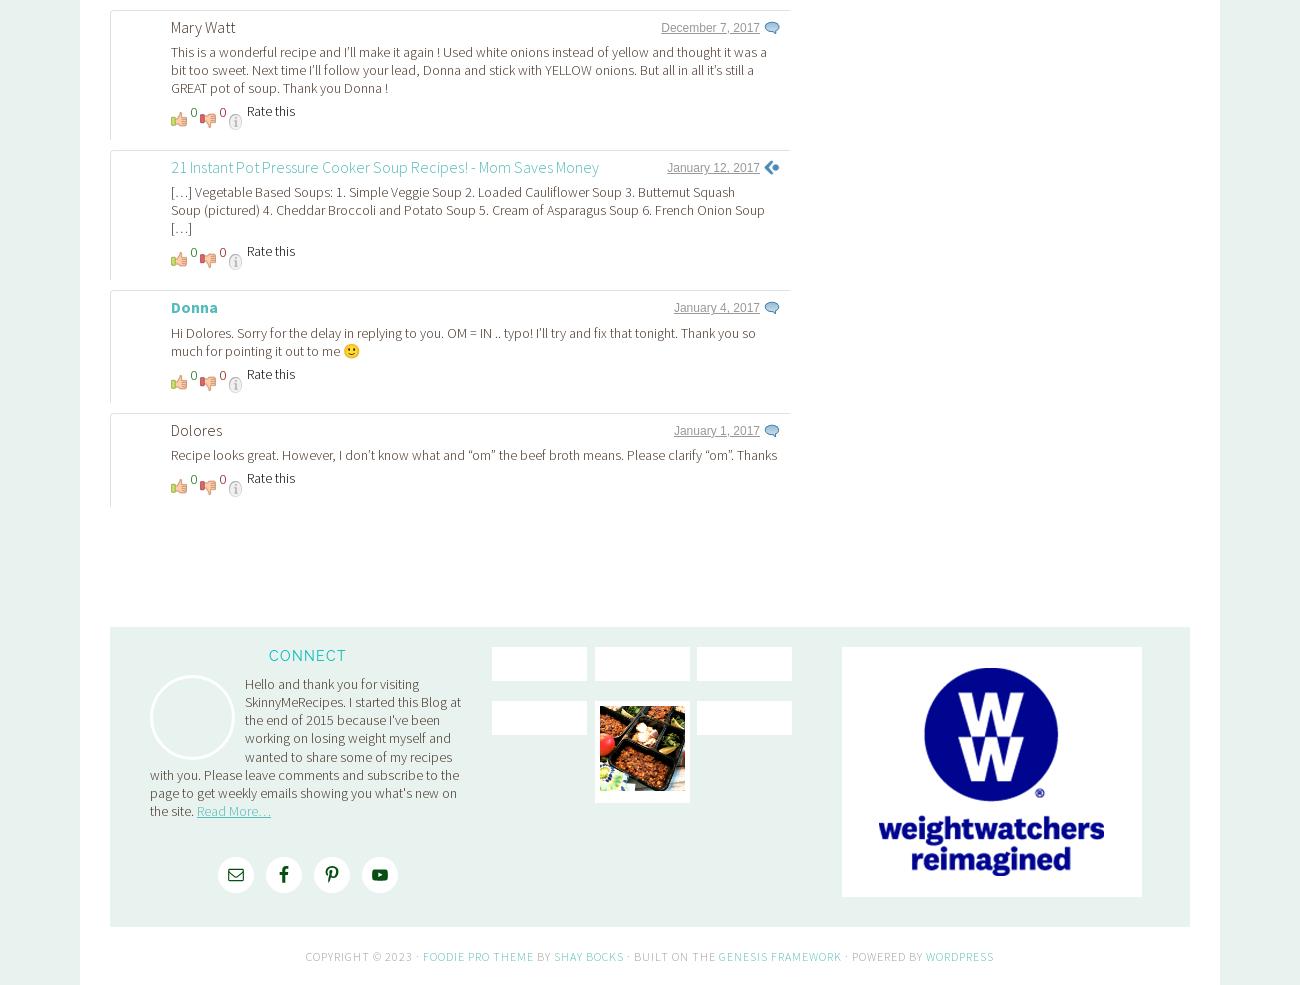  What do you see at coordinates (883, 675) in the screenshot?
I see `'·  Powered by'` at bounding box center [883, 675].